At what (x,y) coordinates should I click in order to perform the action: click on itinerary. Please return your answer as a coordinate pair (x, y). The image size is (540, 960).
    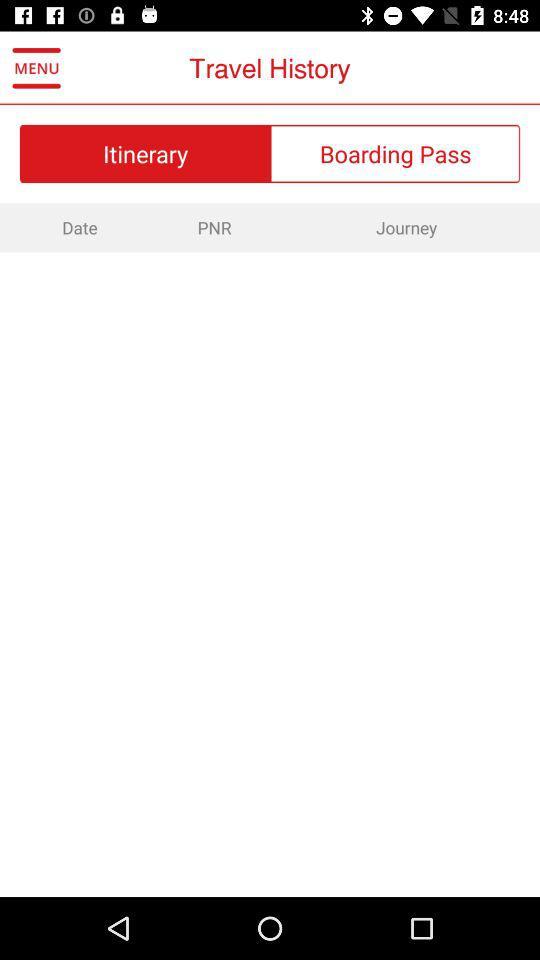
    Looking at the image, I should click on (144, 152).